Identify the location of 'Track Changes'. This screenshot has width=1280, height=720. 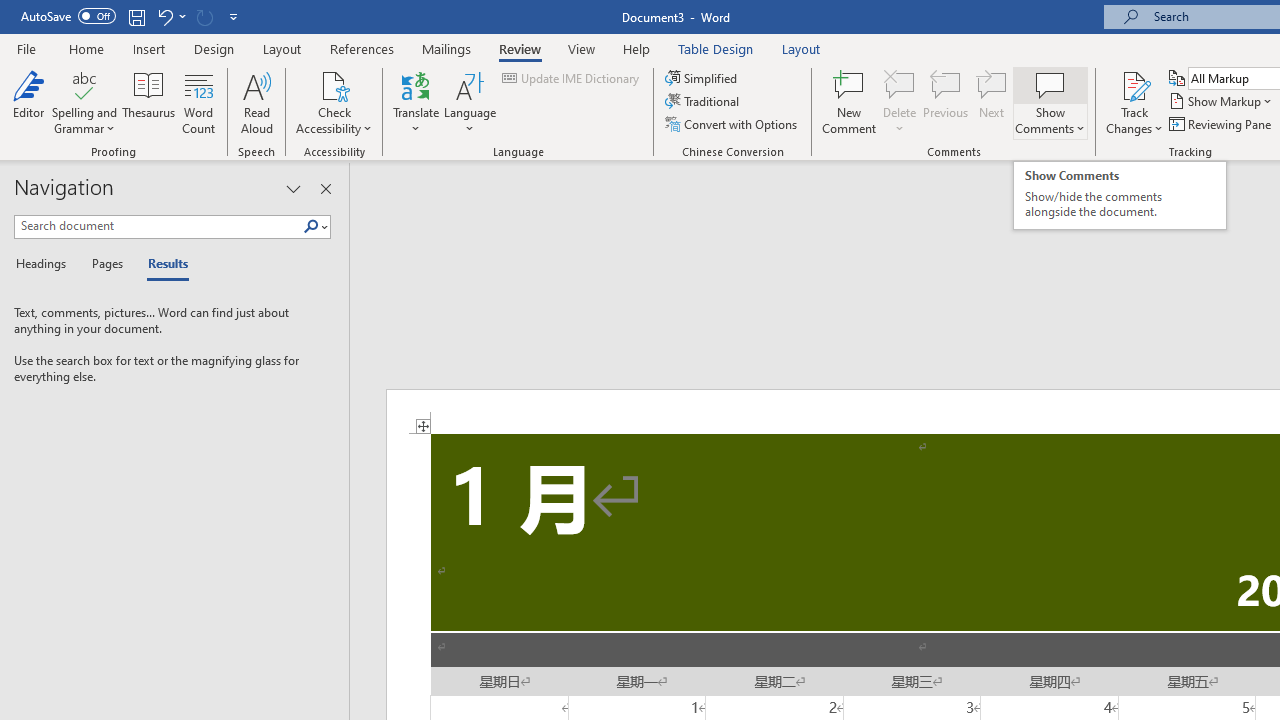
(1134, 84).